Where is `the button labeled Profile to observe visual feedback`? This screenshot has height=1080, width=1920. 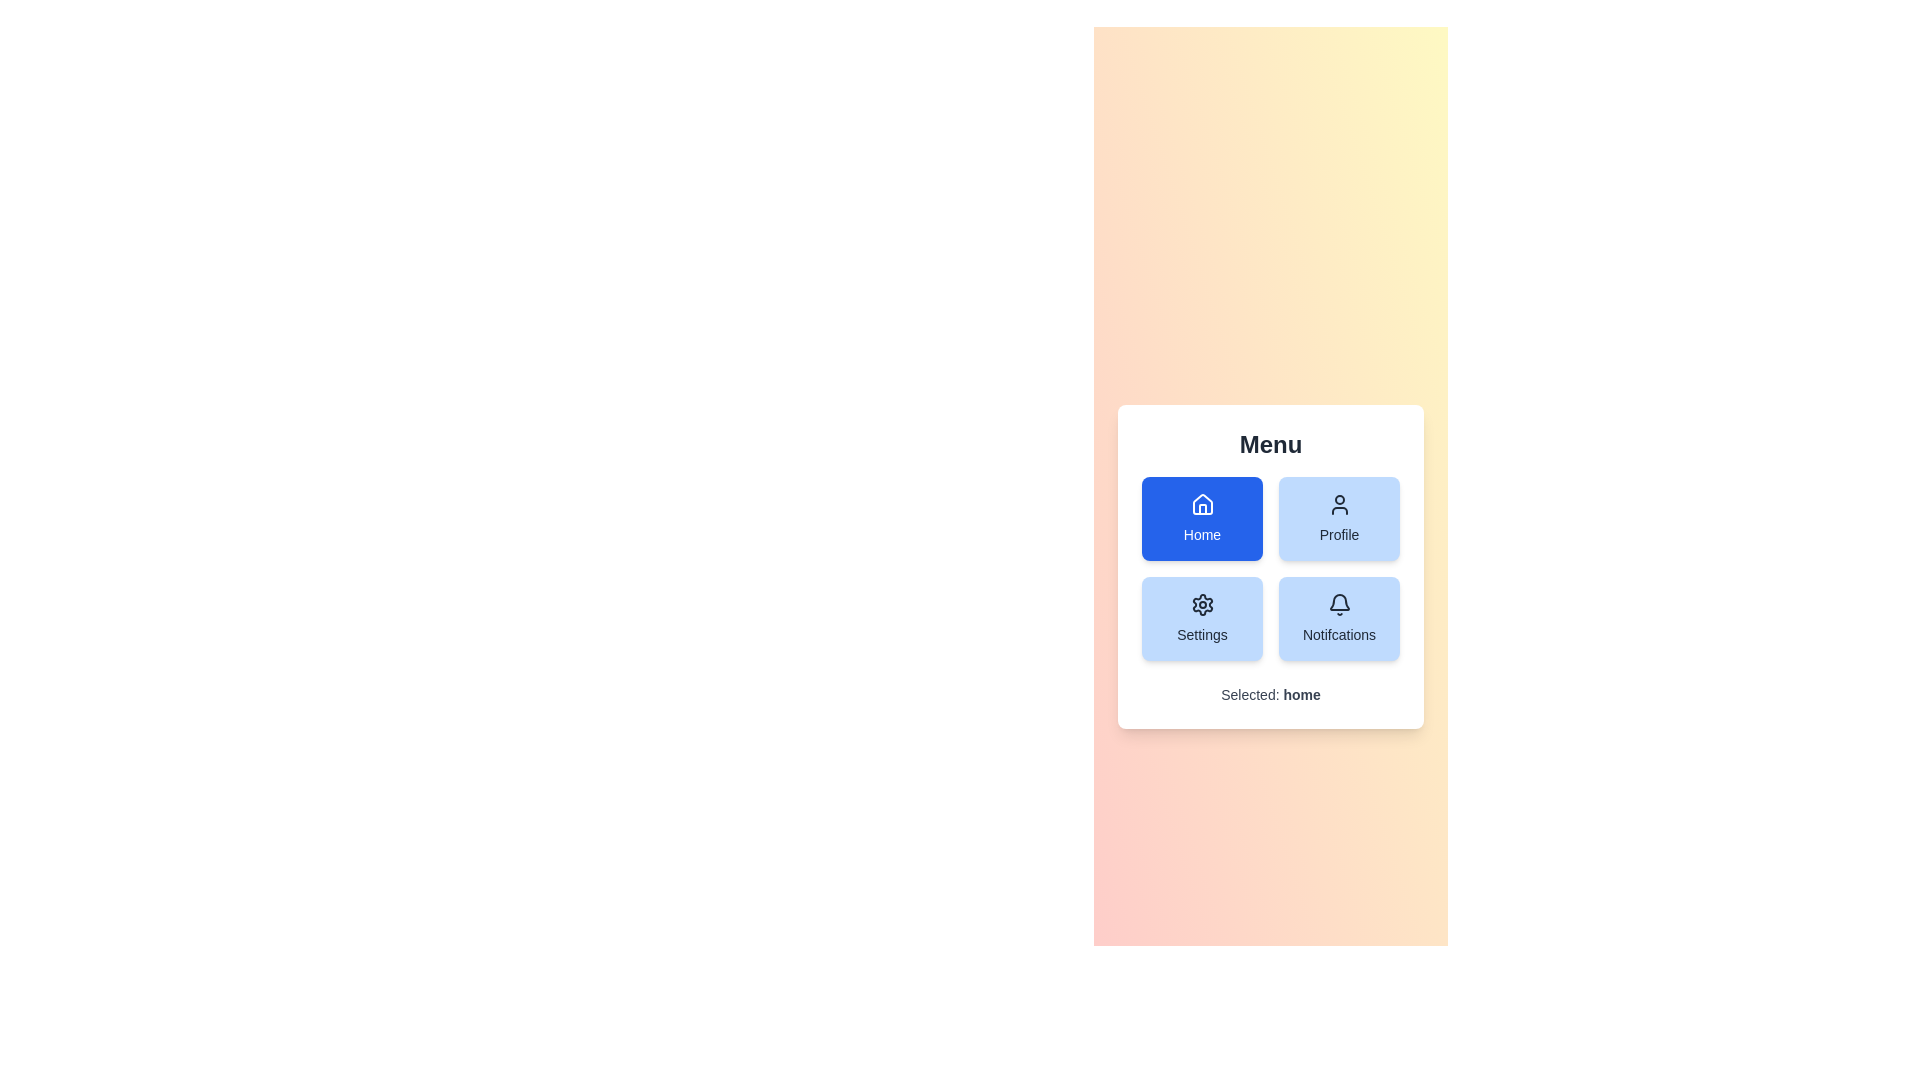
the button labeled Profile to observe visual feedback is located at coordinates (1339, 518).